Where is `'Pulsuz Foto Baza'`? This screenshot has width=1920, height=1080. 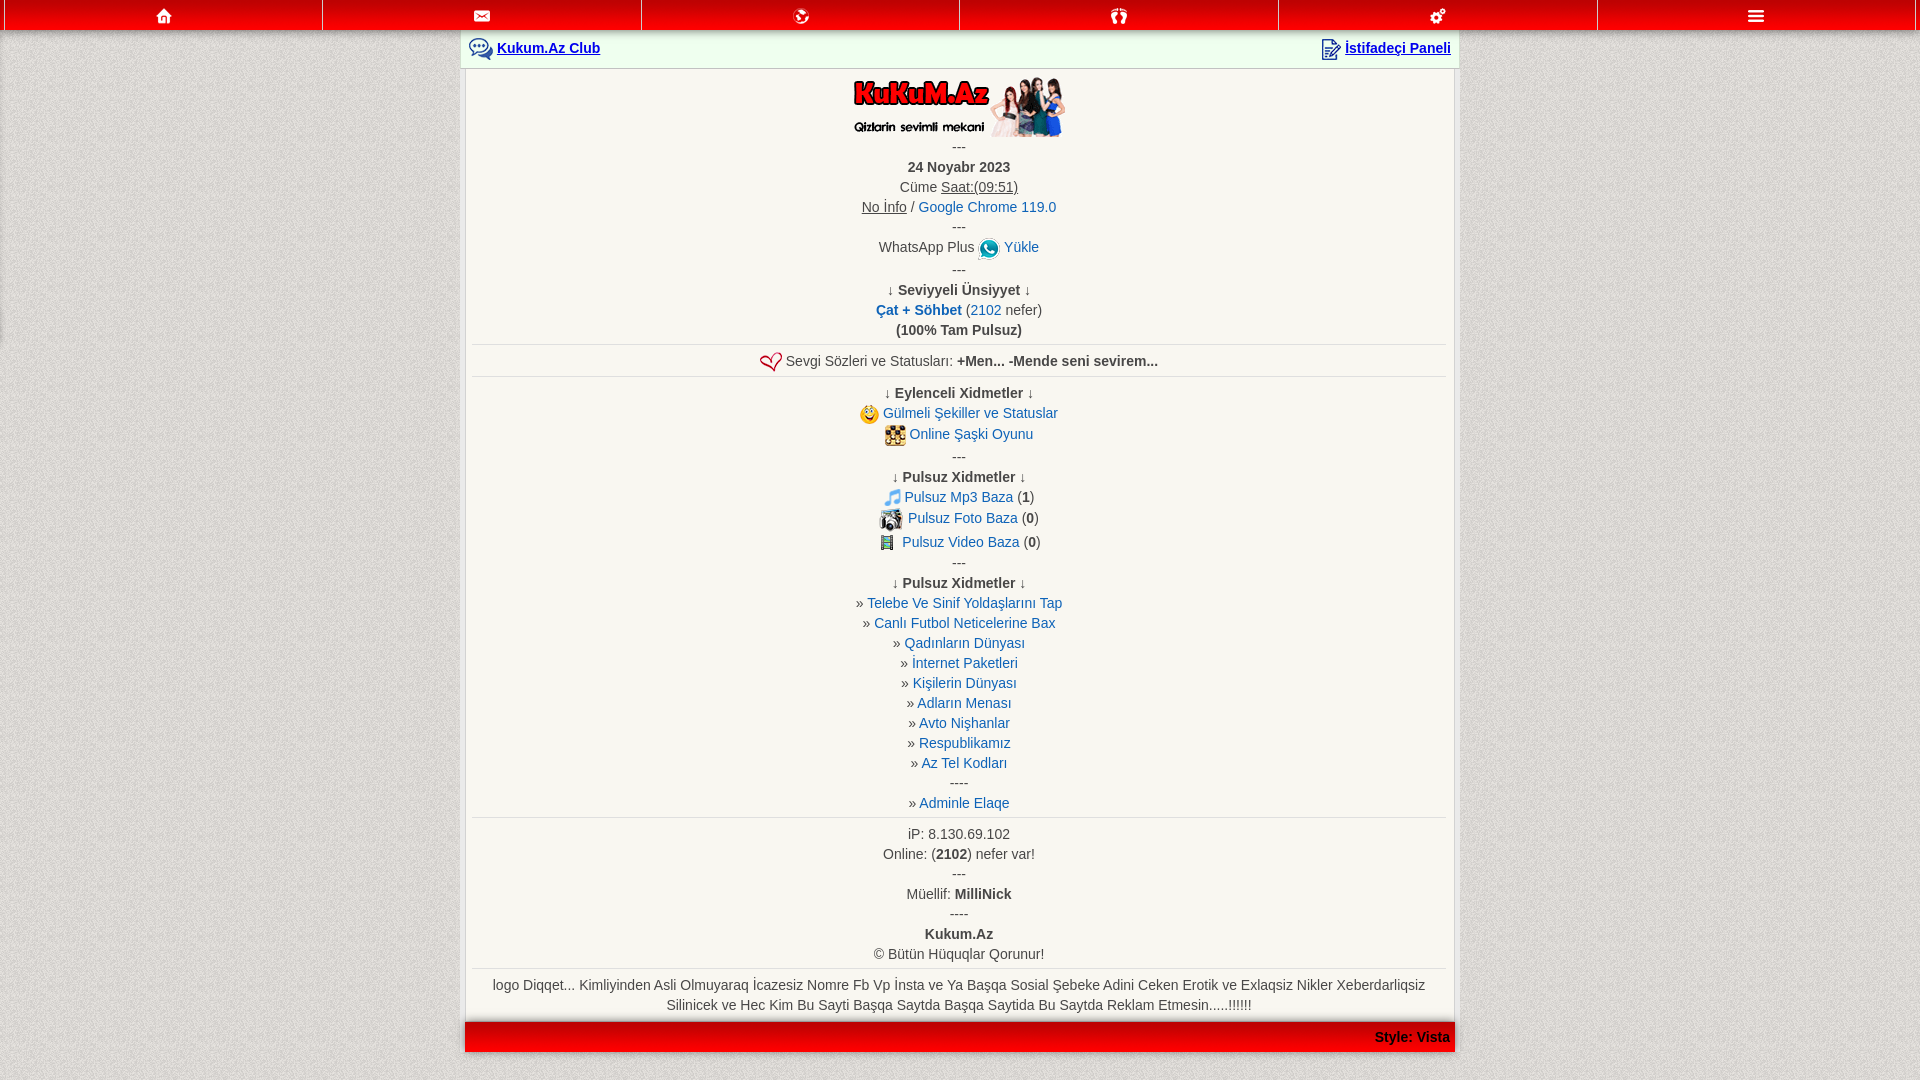 'Pulsuz Foto Baza' is located at coordinates (963, 516).